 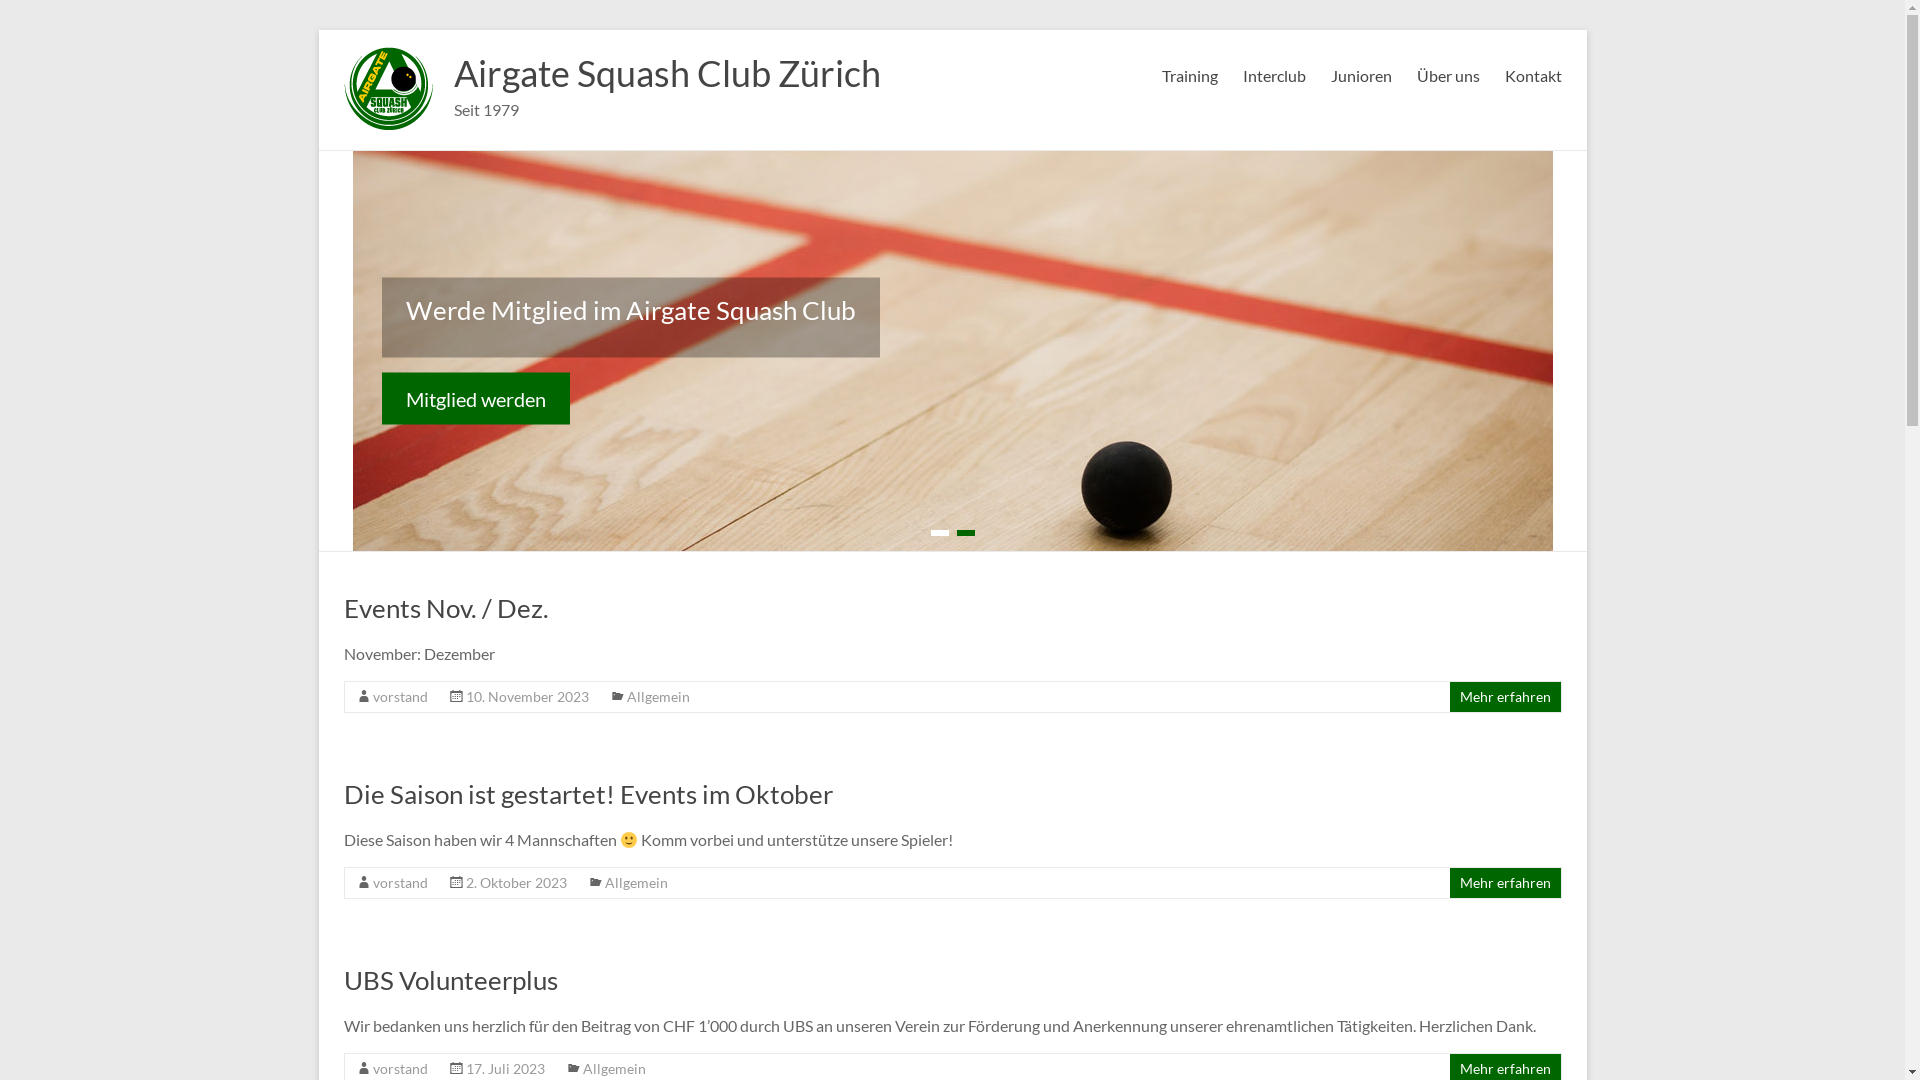 I want to click on 'vorstand', so click(x=399, y=695).